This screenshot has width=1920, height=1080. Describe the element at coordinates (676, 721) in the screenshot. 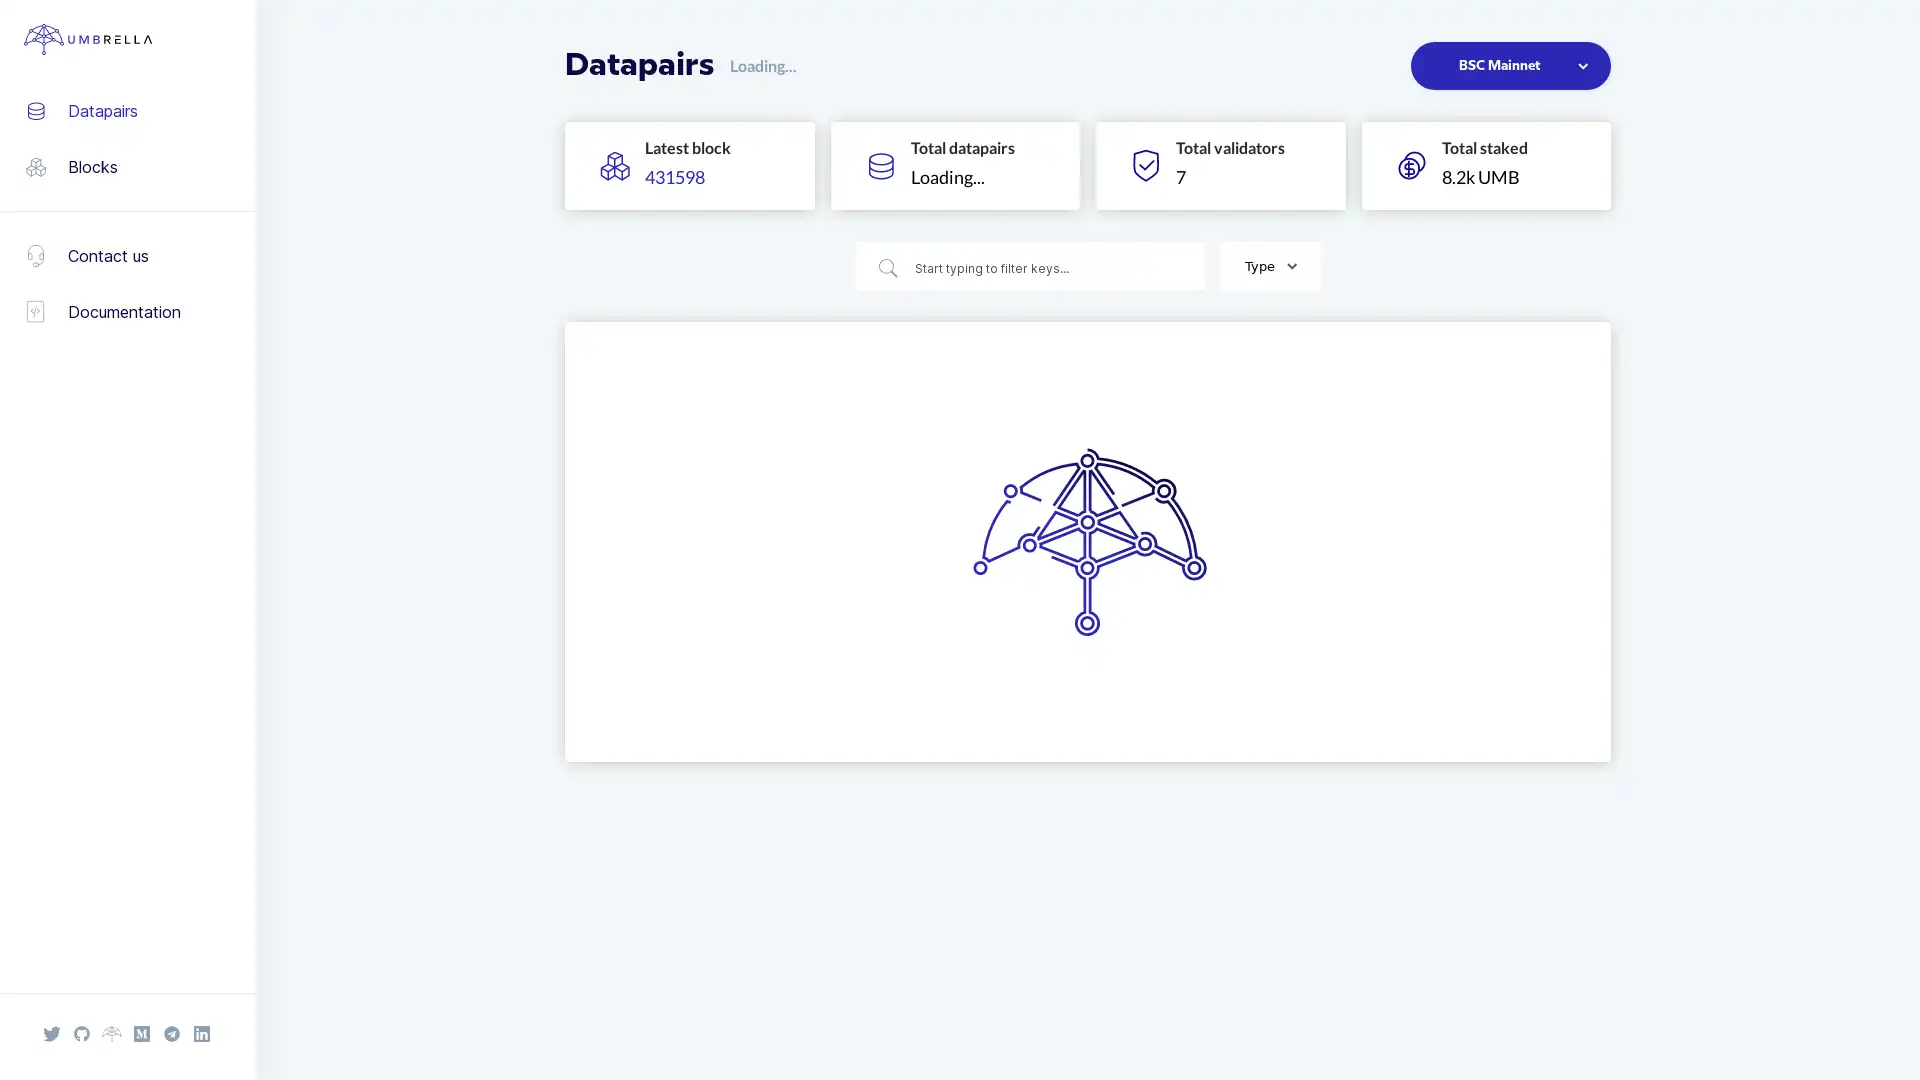

I see `Go to page 2` at that location.